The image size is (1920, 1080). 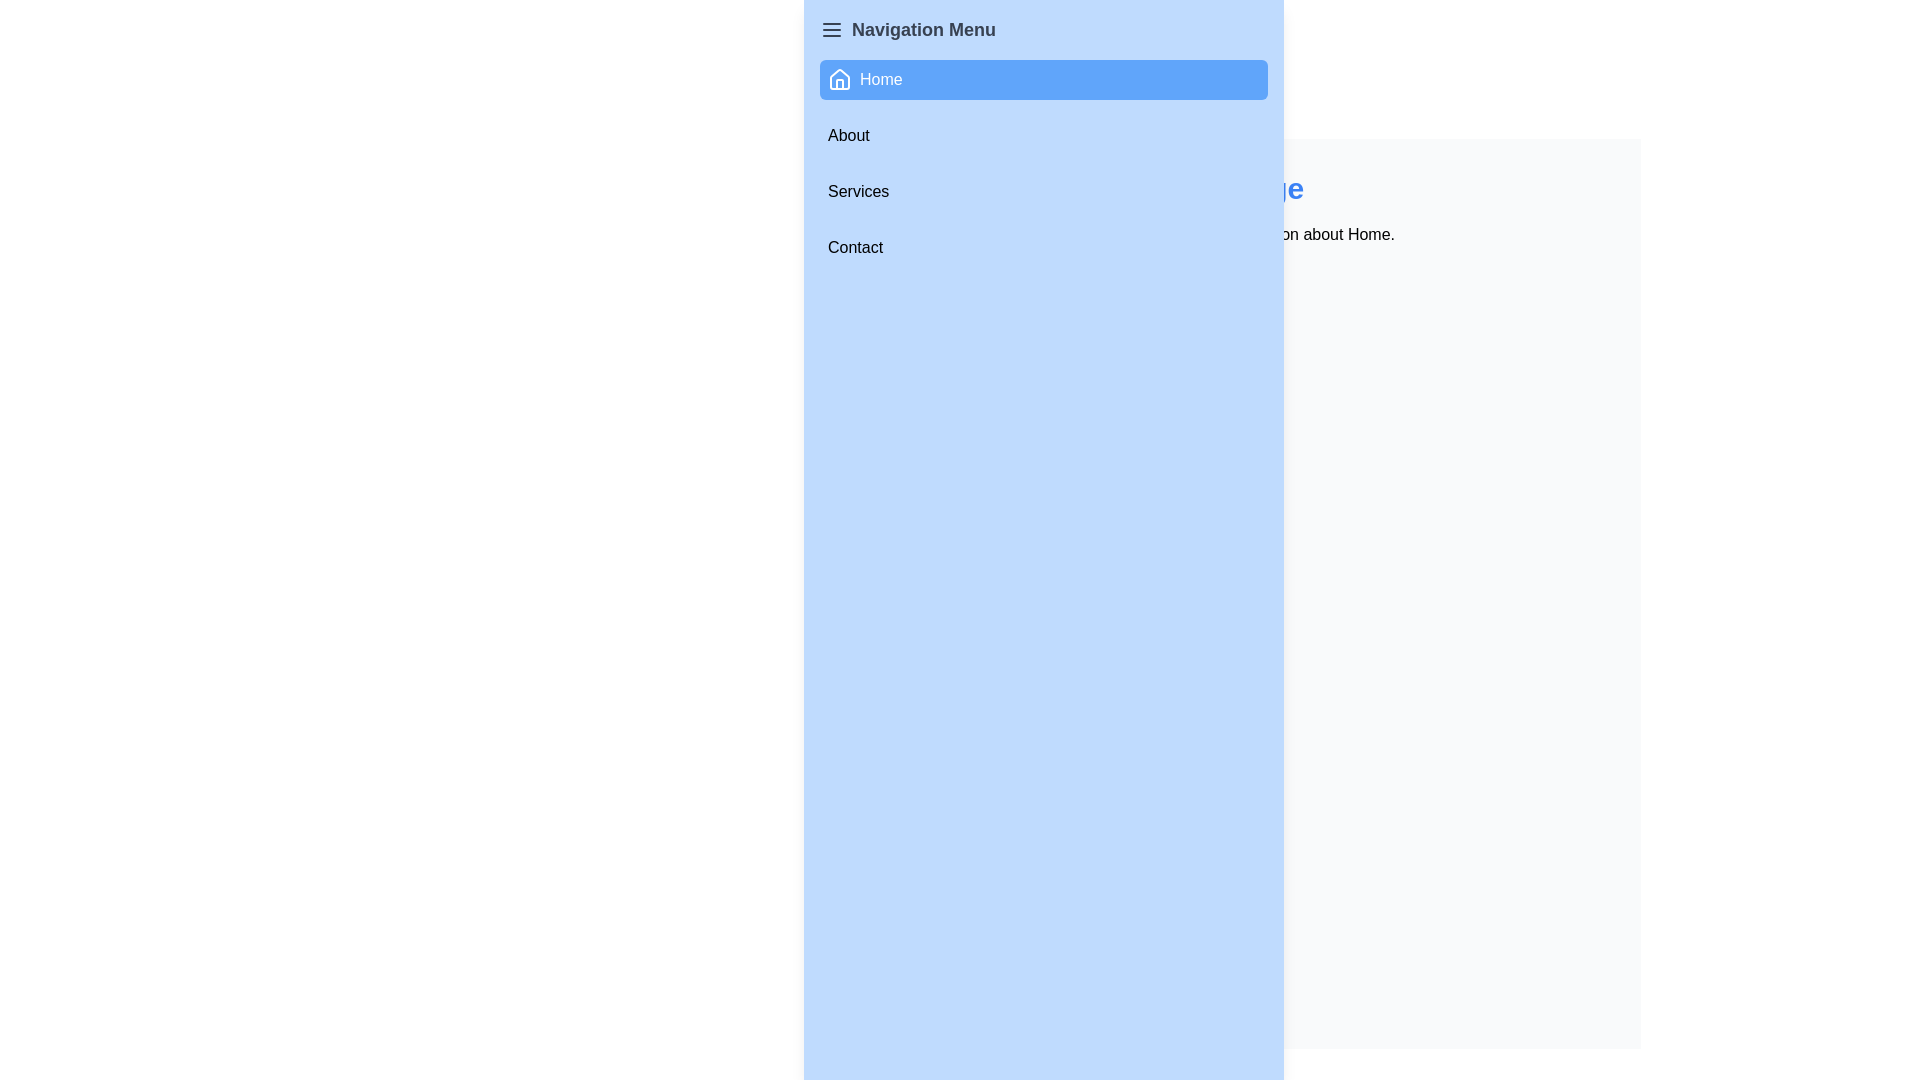 I want to click on the topmost navigation button in the vertical menu on the left, so click(x=1042, y=79).